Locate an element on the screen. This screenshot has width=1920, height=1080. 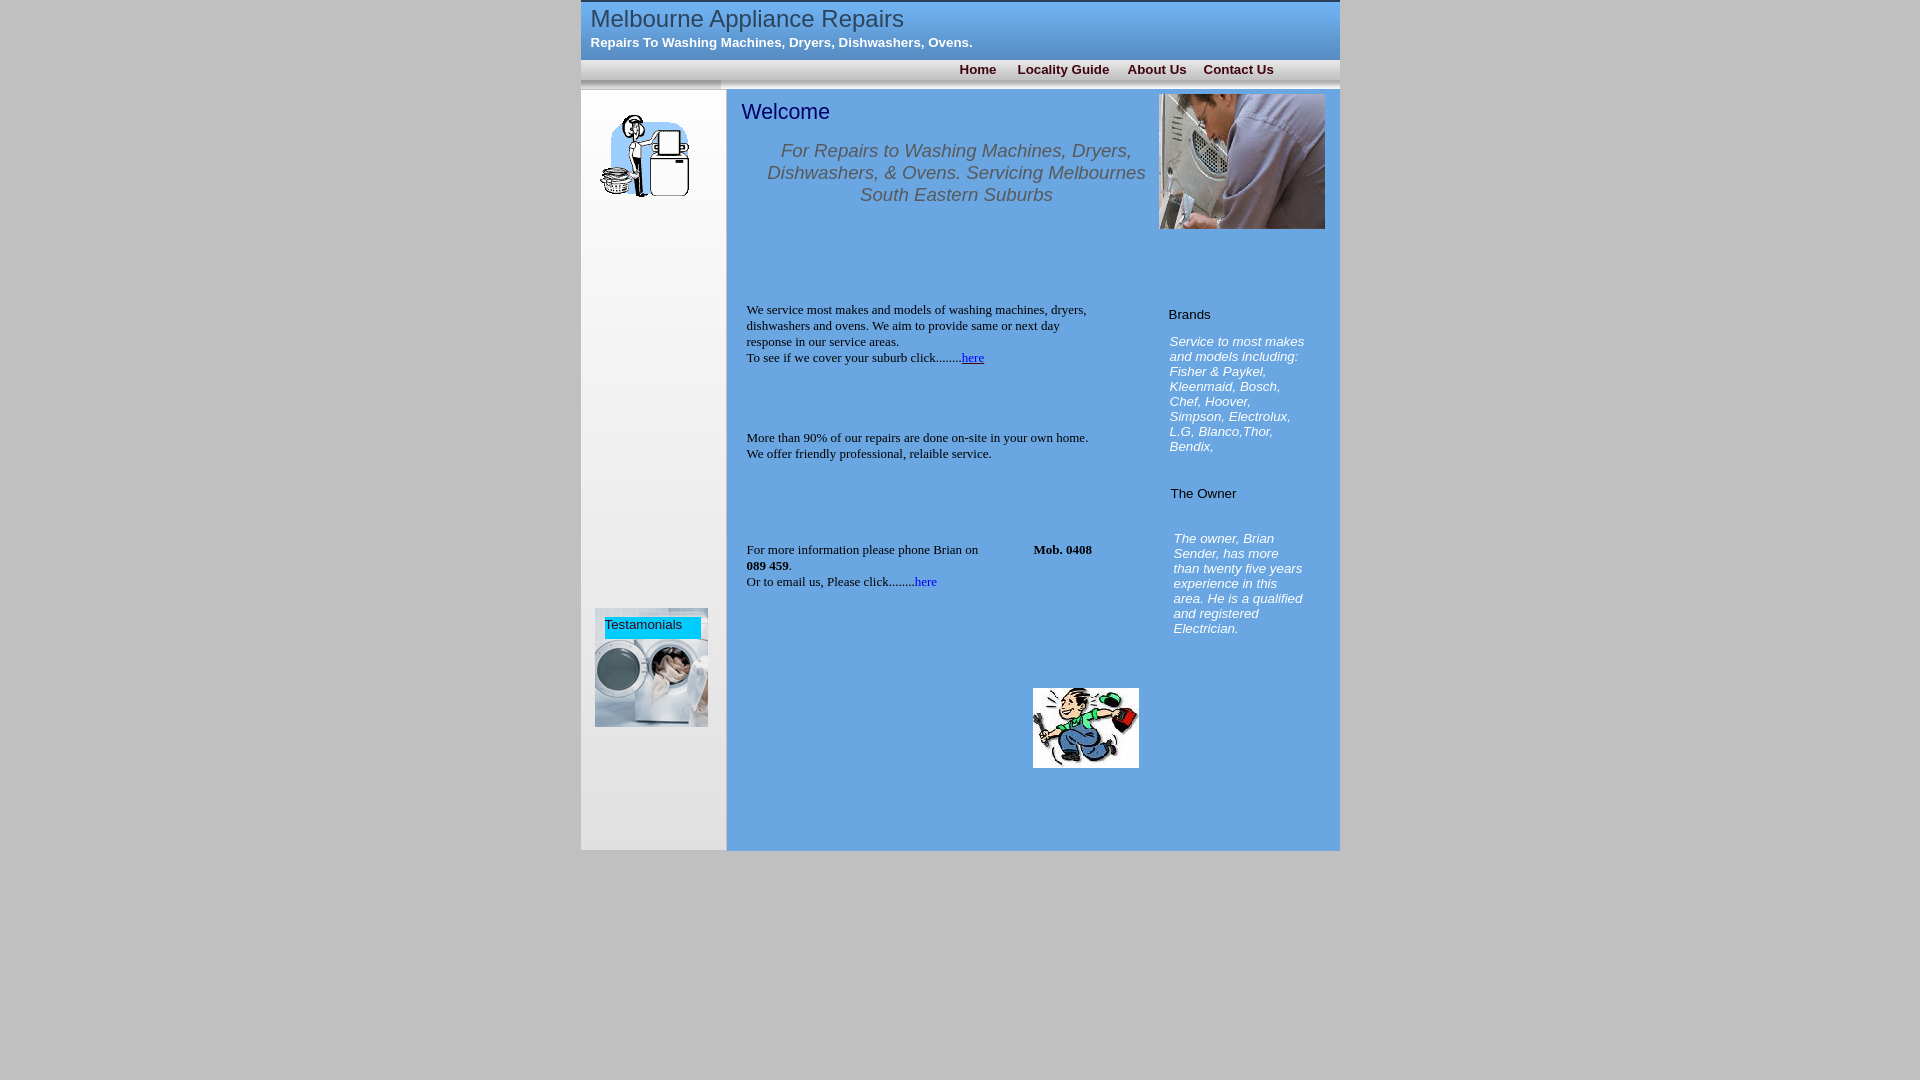
'Home' is located at coordinates (978, 68).